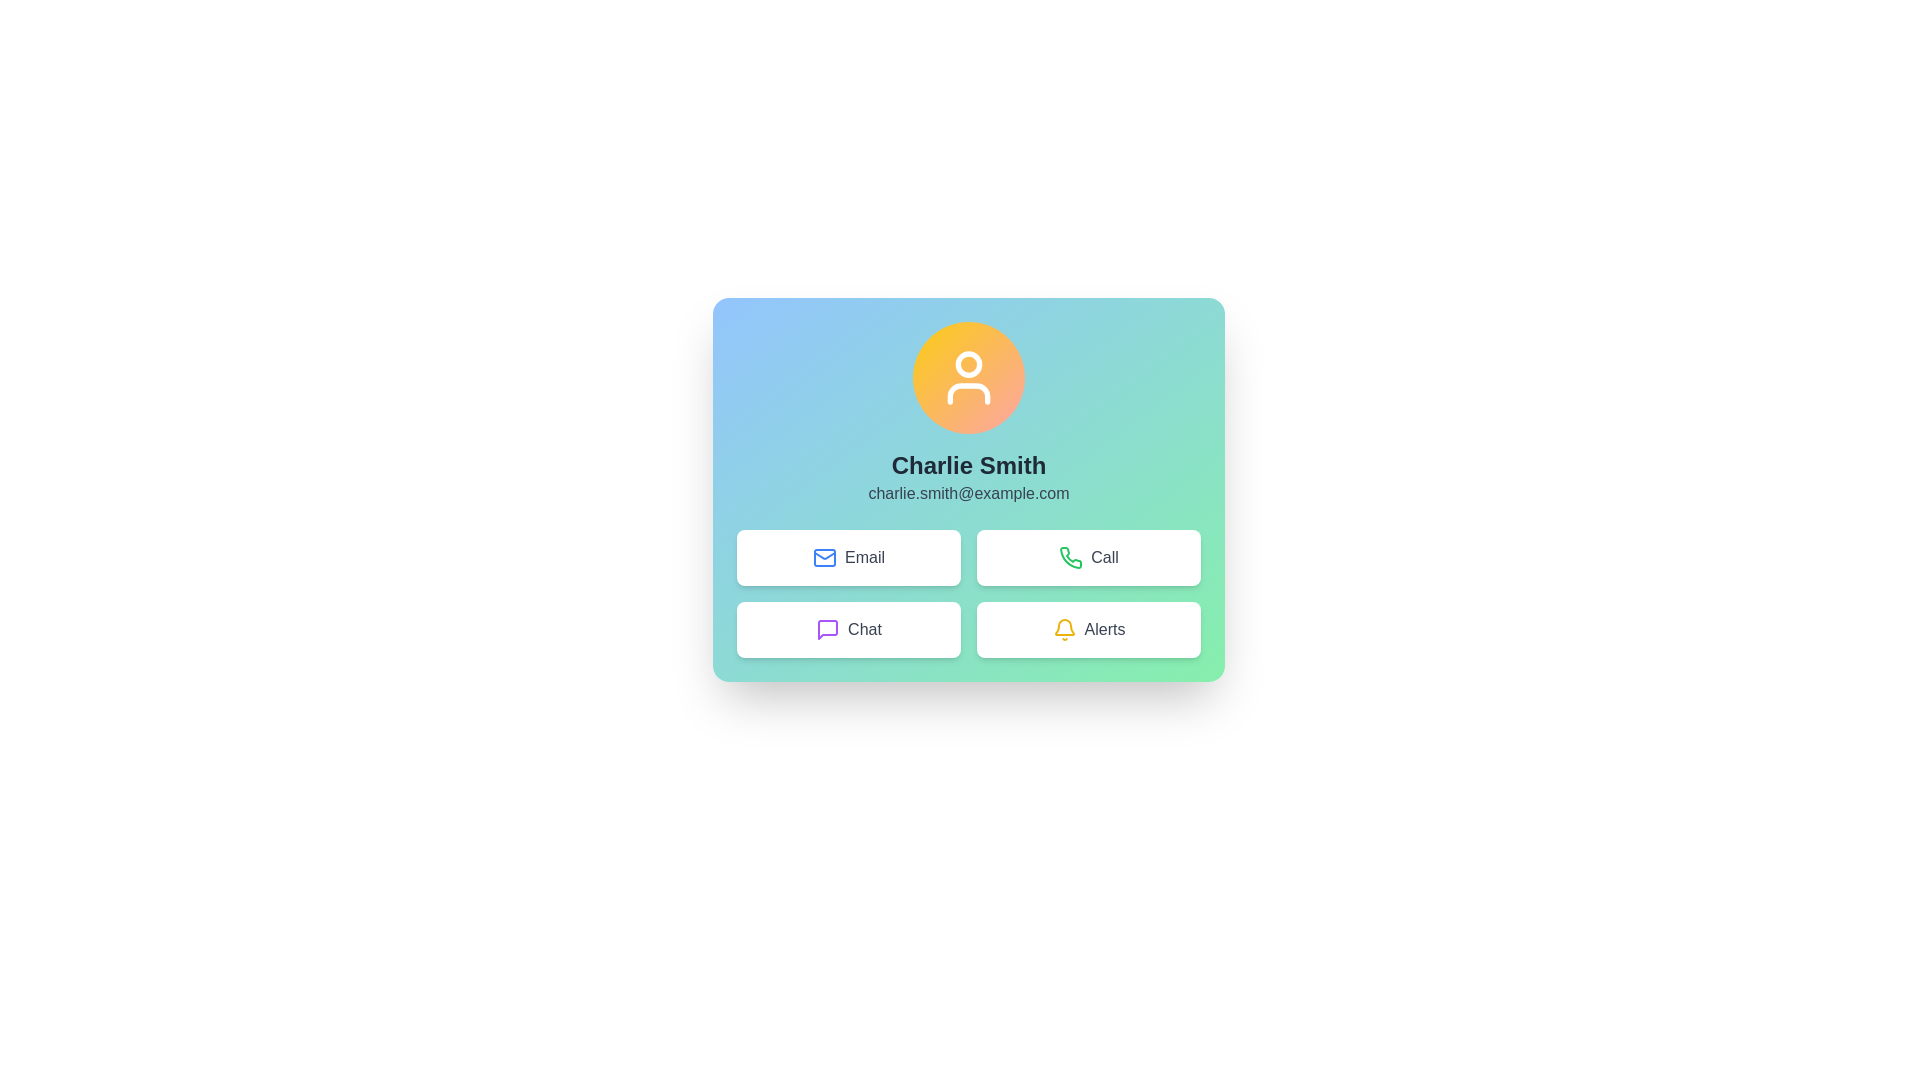  Describe the element at coordinates (1103, 628) in the screenshot. I see `text label that indicates the notification or alert functionality, located in the bottom-right quadrant of the card layout, next to a yellow bell icon` at that location.